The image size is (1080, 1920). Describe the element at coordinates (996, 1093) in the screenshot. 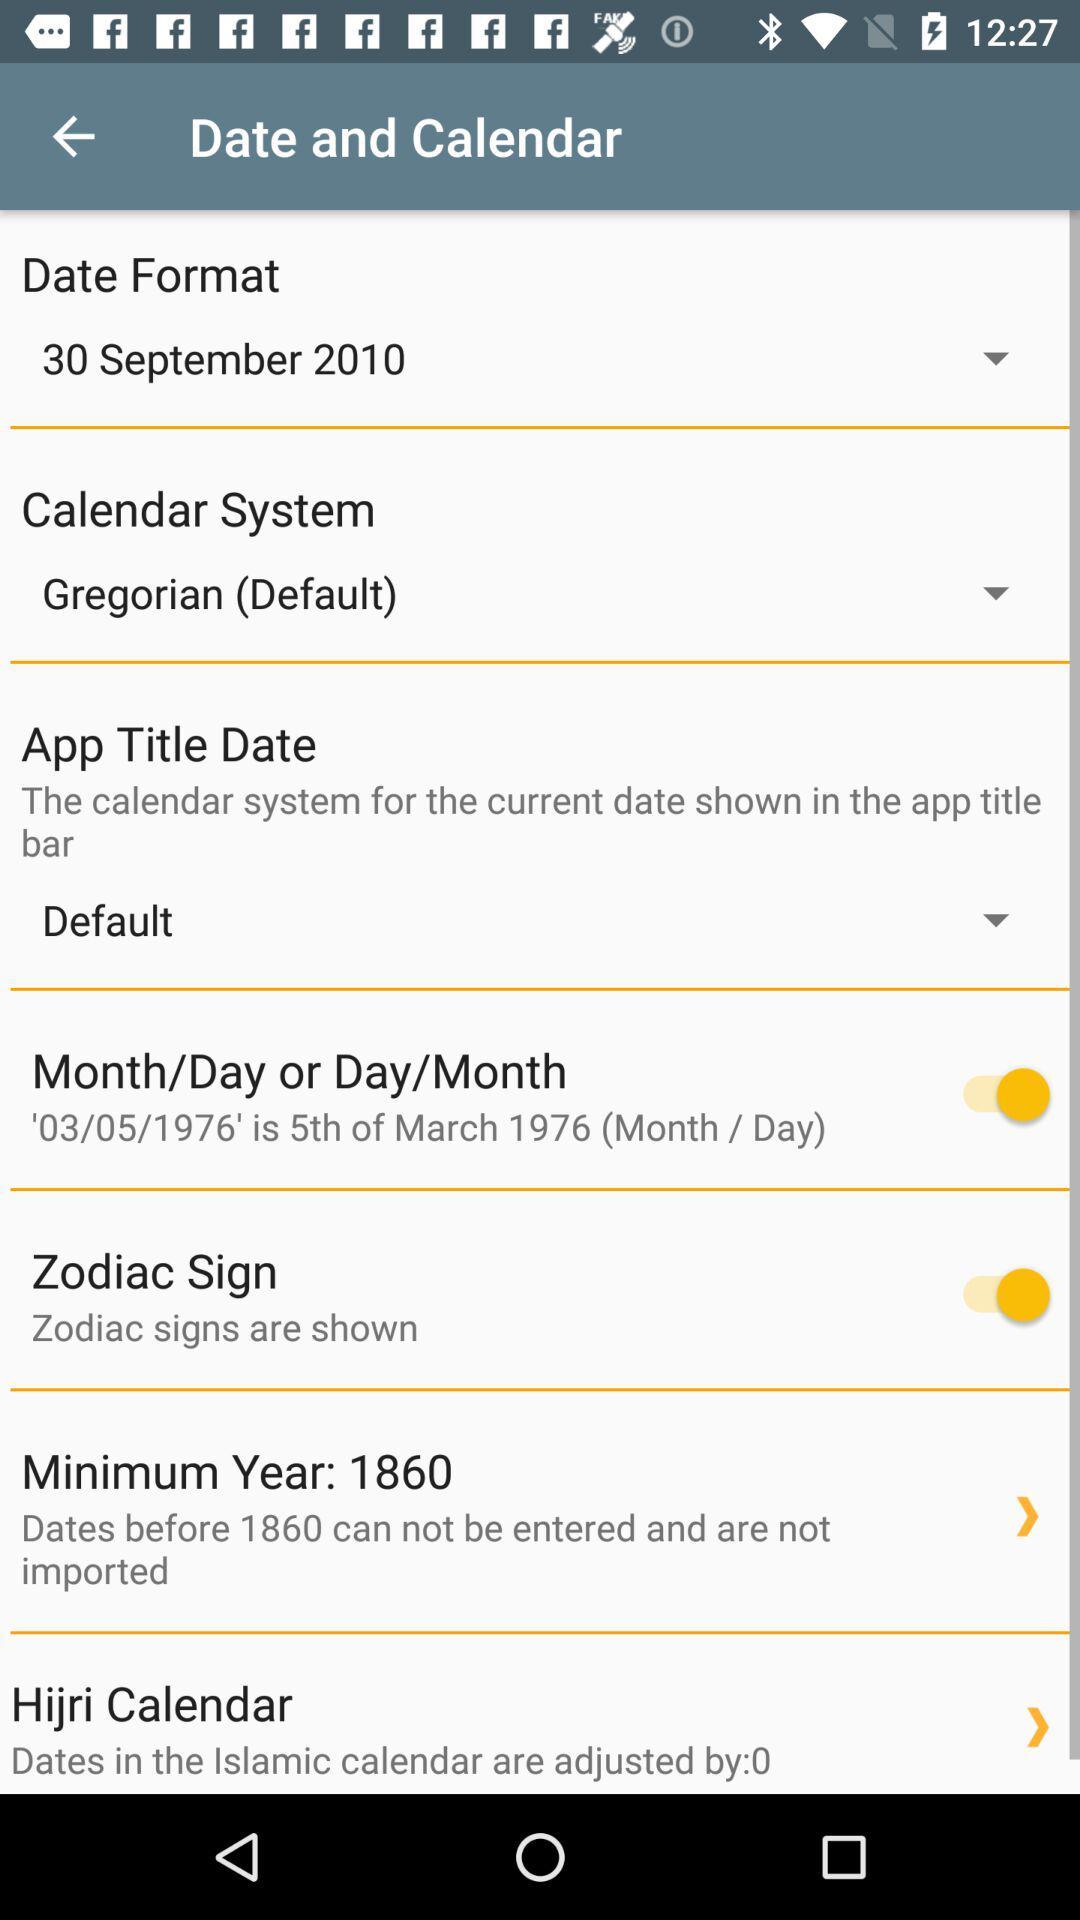

I see `autoplay button` at that location.